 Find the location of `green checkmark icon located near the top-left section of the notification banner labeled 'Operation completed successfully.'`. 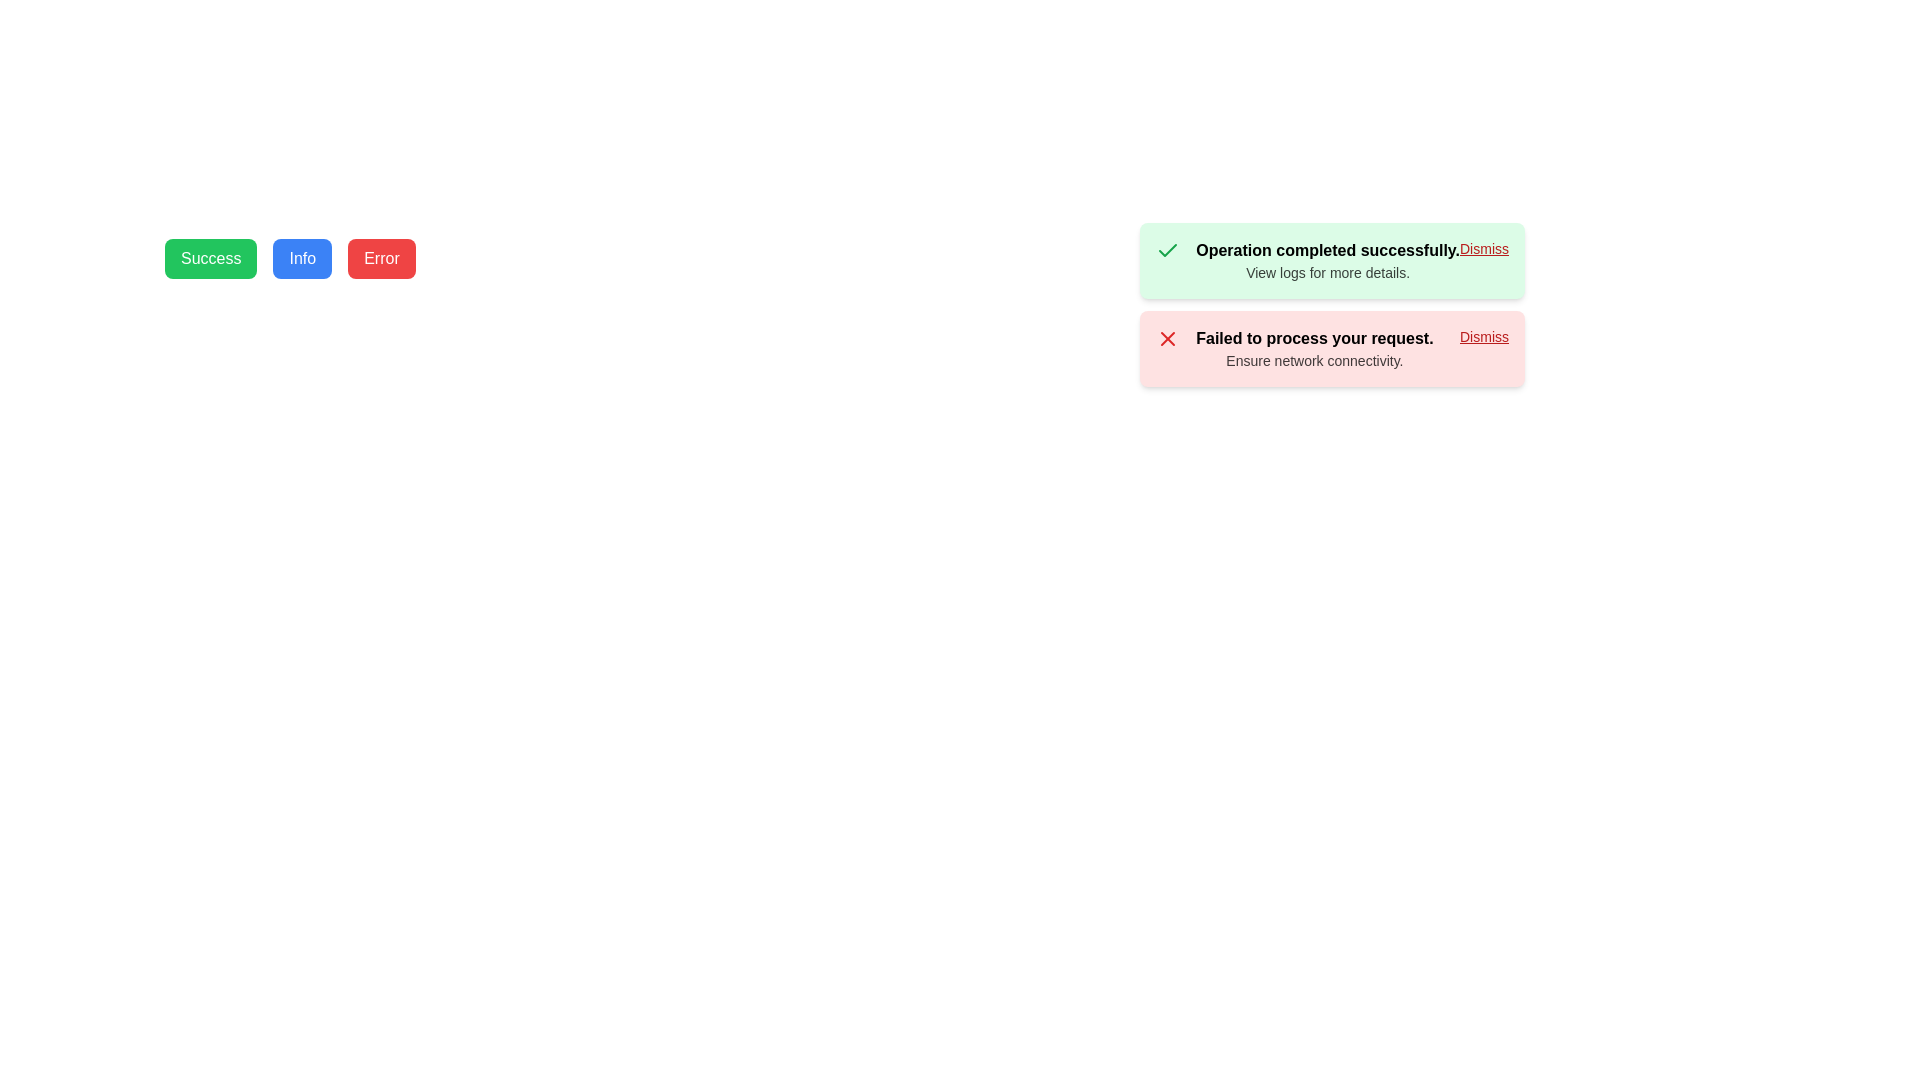

green checkmark icon located near the top-left section of the notification banner labeled 'Operation completed successfully.' is located at coordinates (1168, 249).